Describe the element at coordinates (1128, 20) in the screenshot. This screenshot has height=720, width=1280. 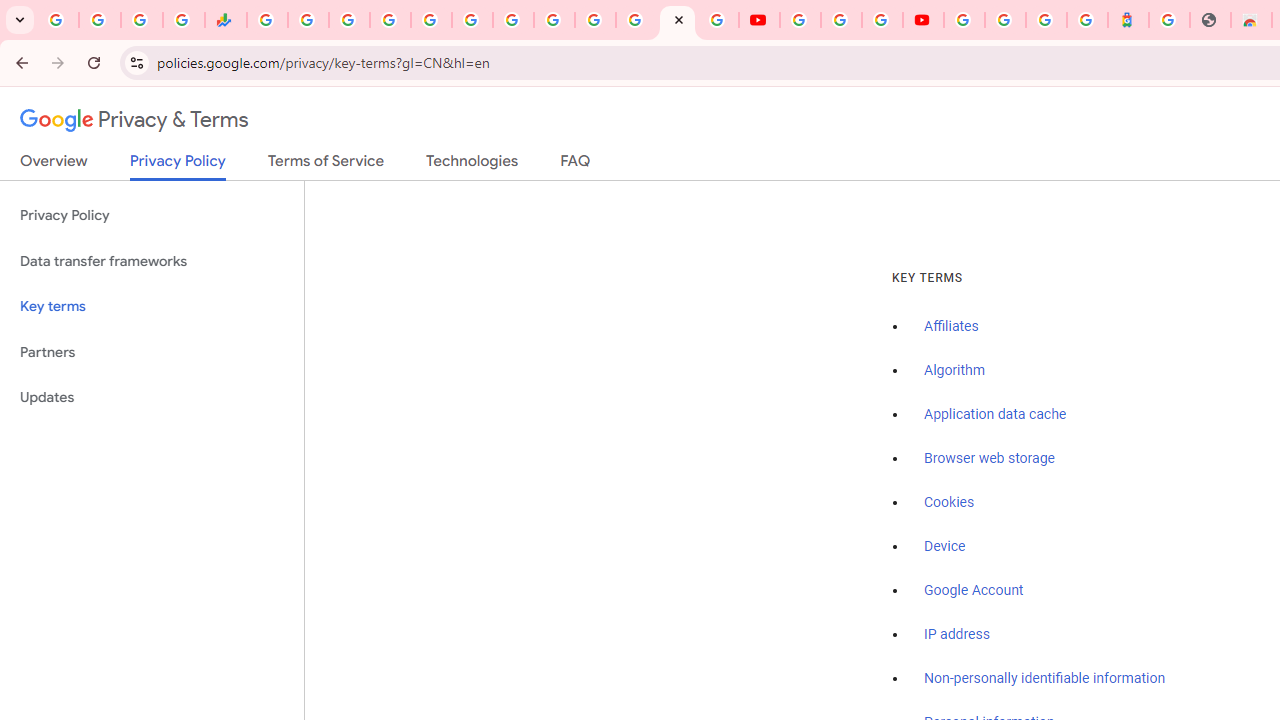
I see `'Atour Hotel - Google hotels'` at that location.